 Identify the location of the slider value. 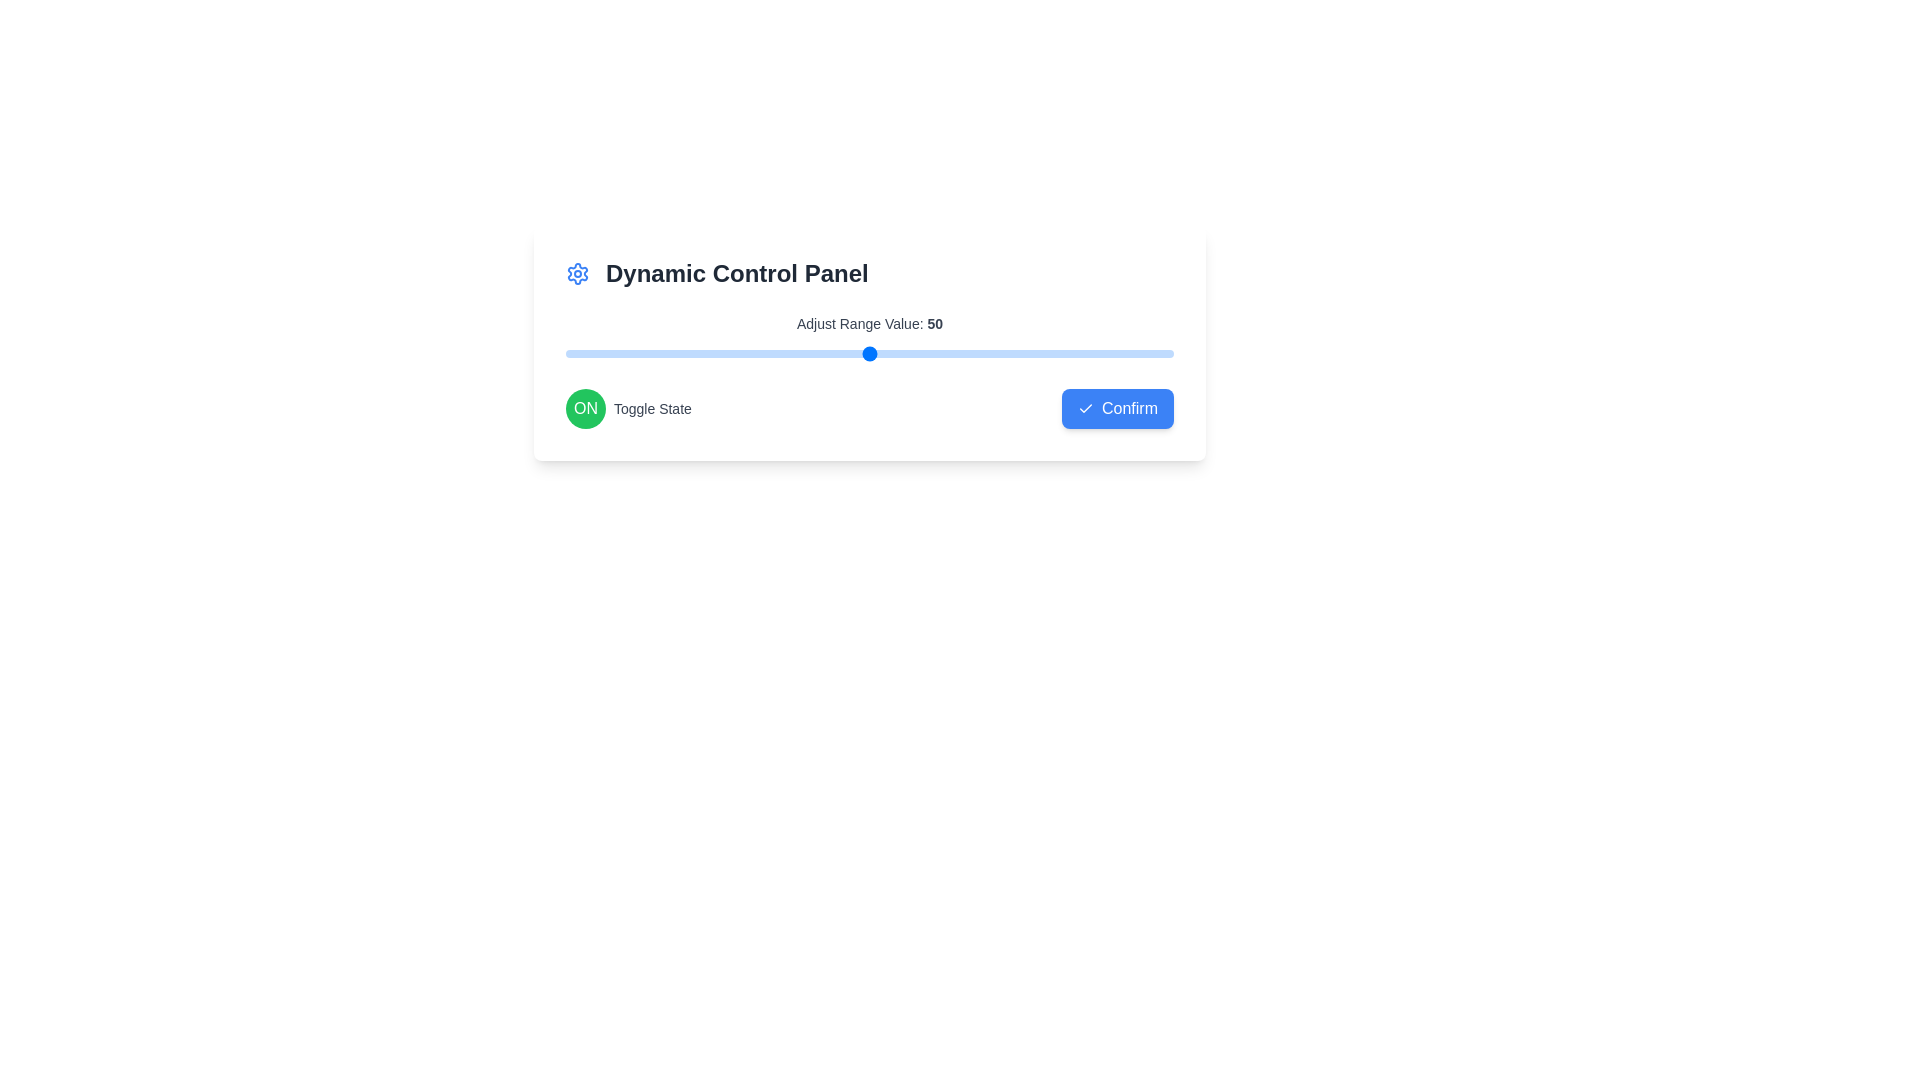
(1167, 353).